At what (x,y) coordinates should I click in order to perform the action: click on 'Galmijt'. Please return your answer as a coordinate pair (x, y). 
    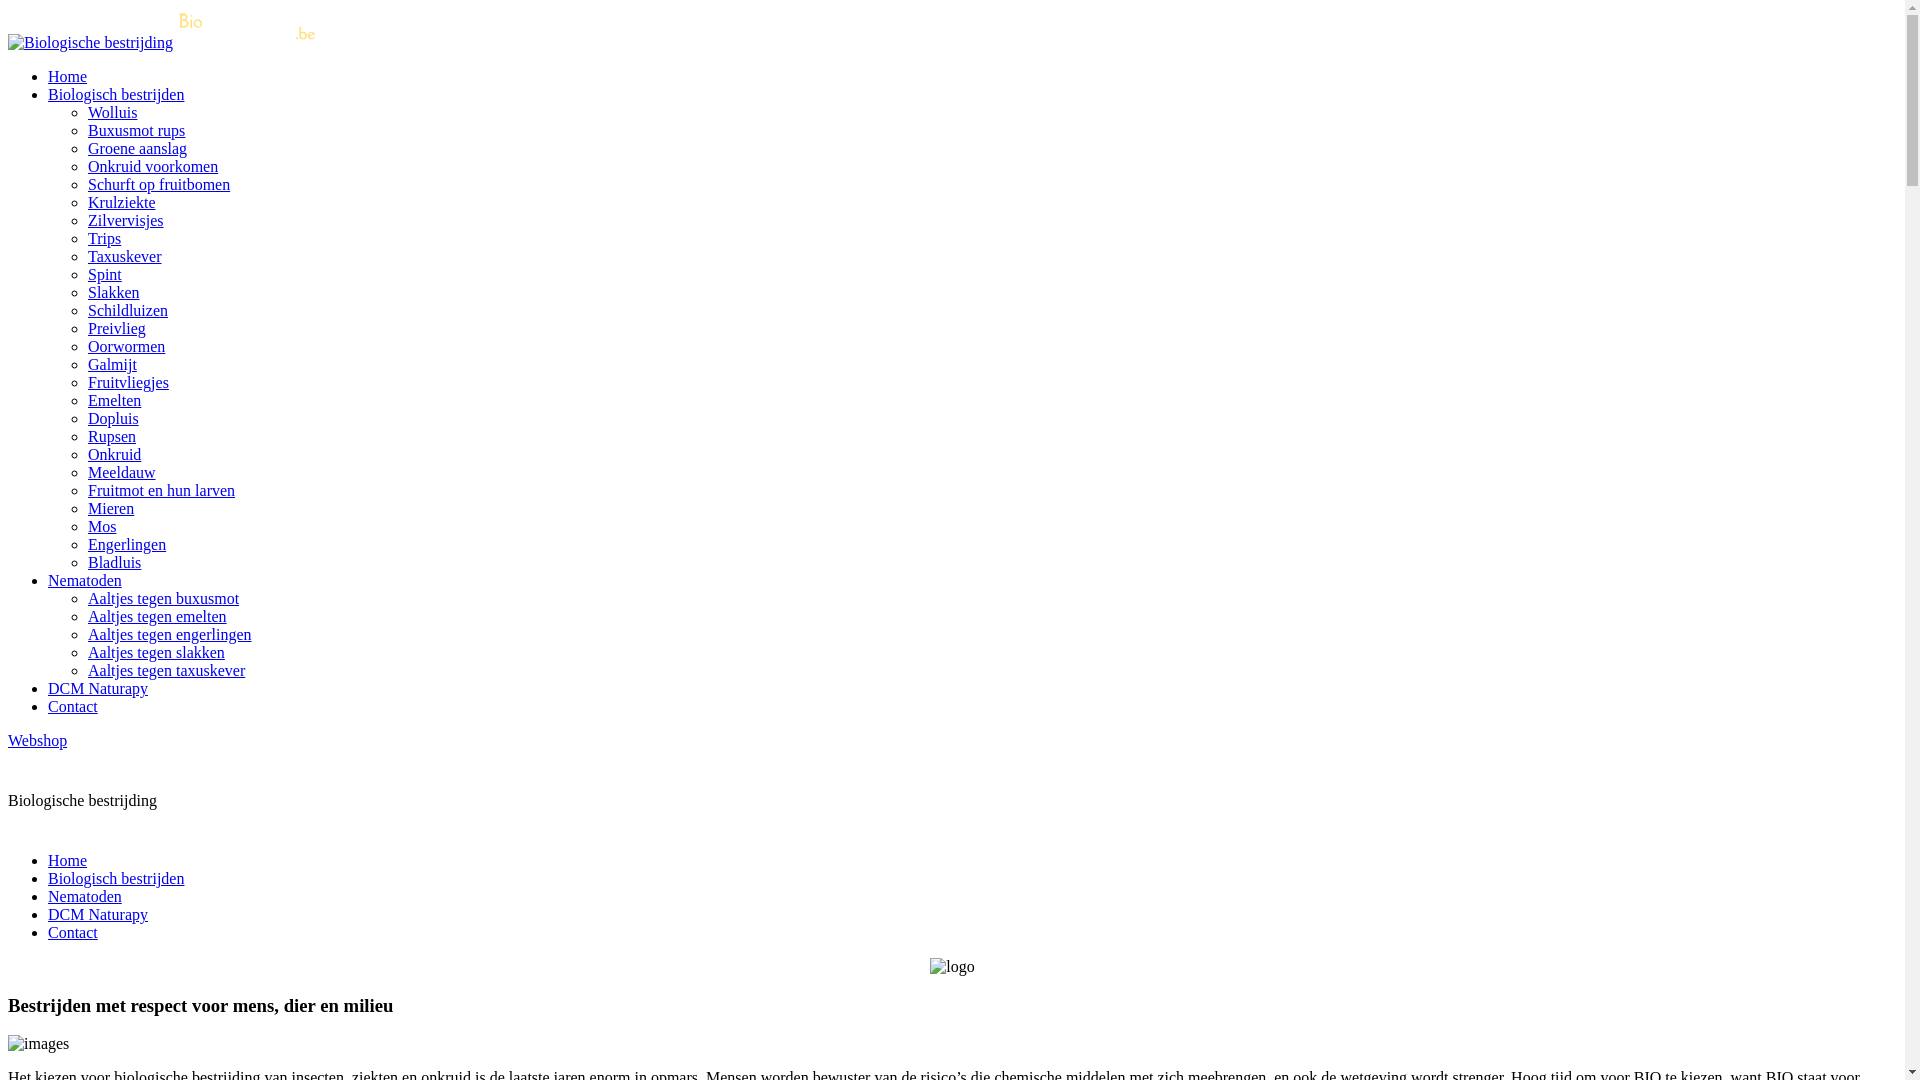
    Looking at the image, I should click on (86, 364).